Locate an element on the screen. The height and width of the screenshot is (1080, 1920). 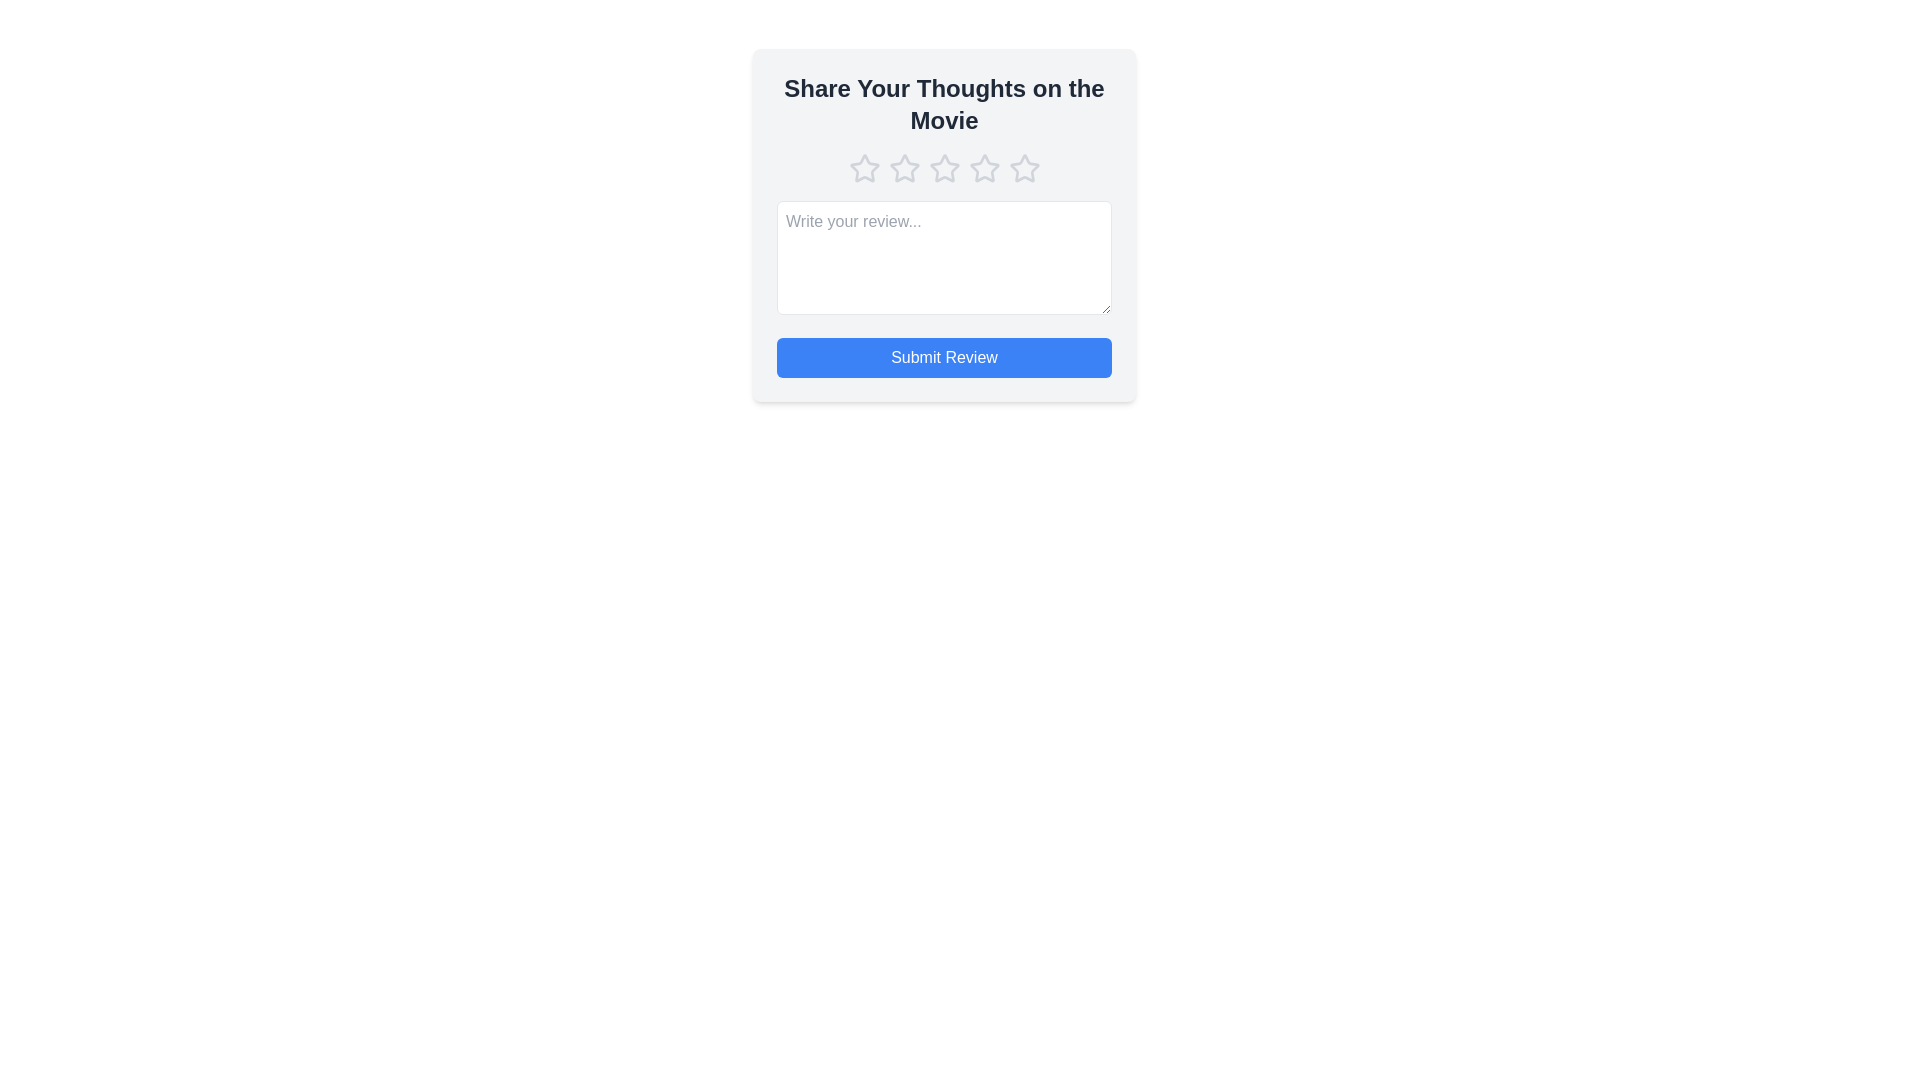
the second star icon in the rating interface is located at coordinates (903, 168).